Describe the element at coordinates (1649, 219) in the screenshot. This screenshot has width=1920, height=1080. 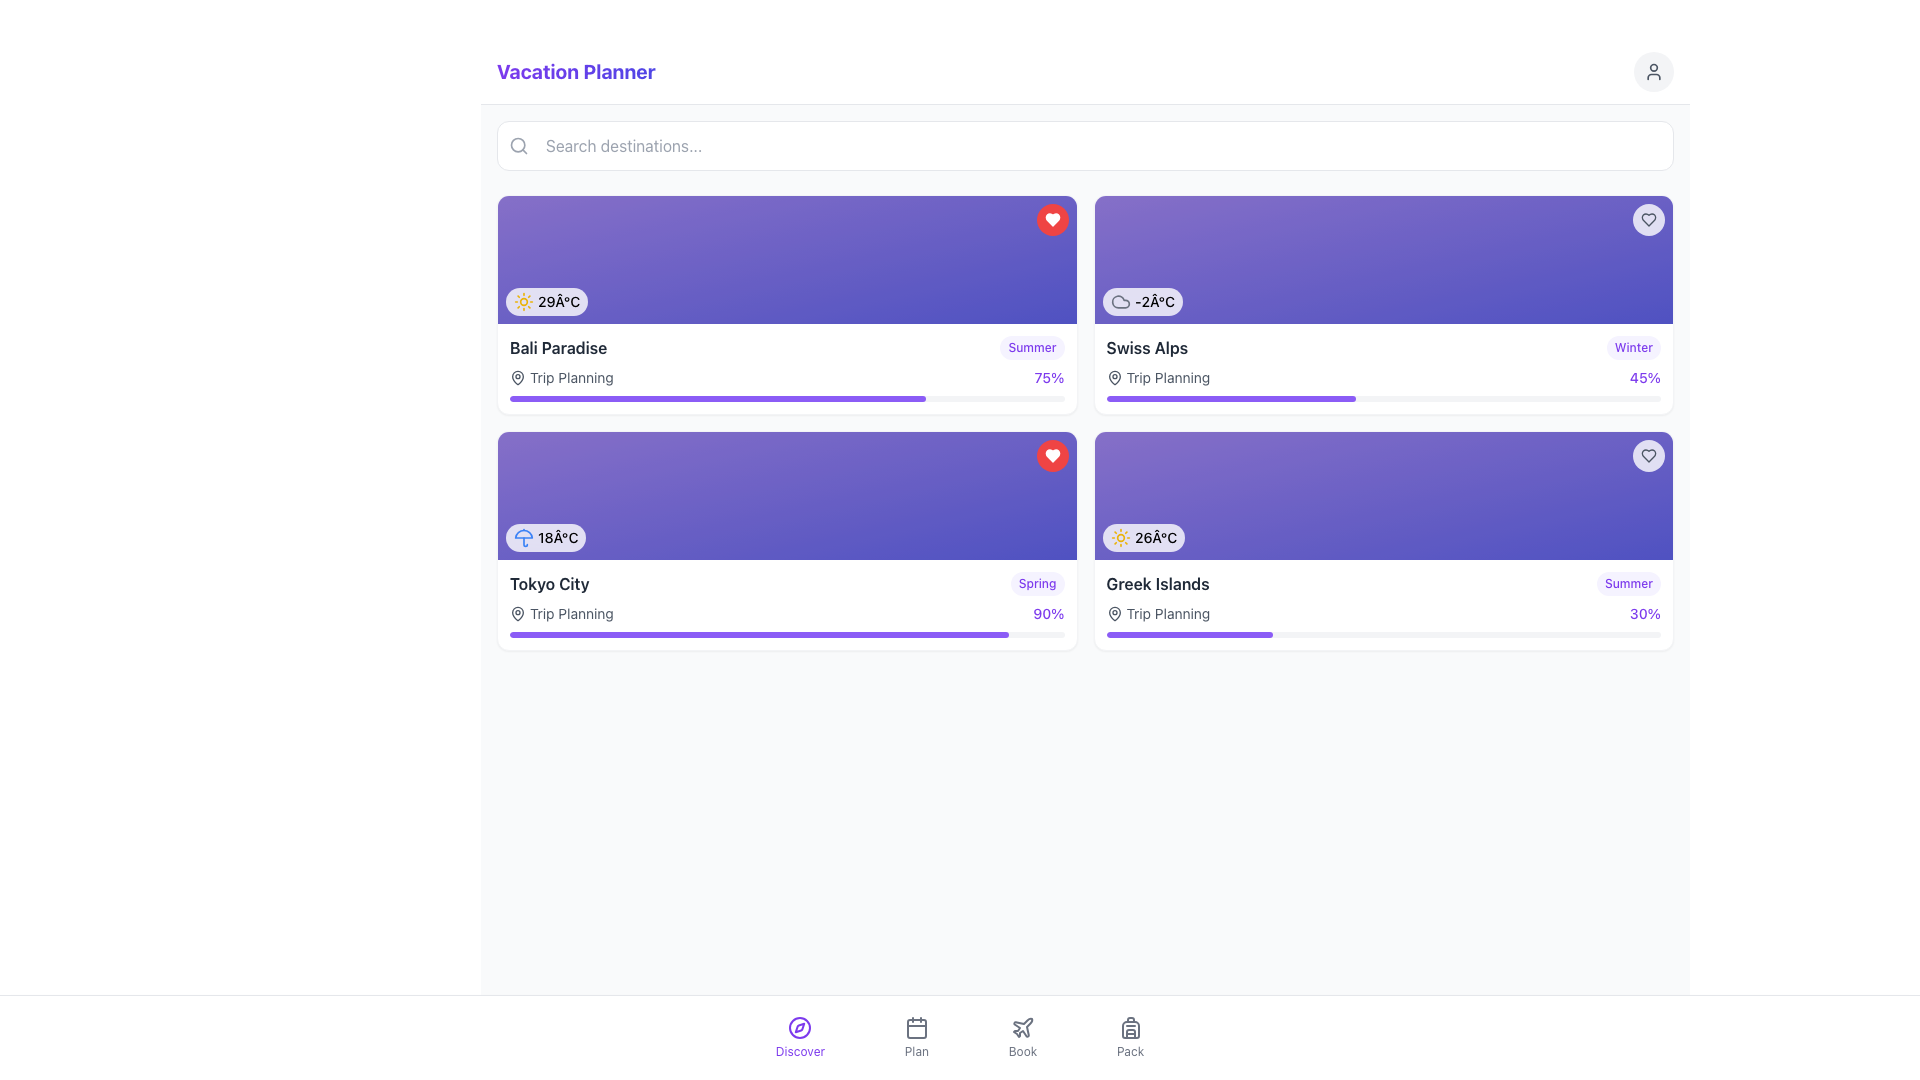
I see `the heart-shaped icon located in the top-right corner of the 'Swiss Alps' card` at that location.